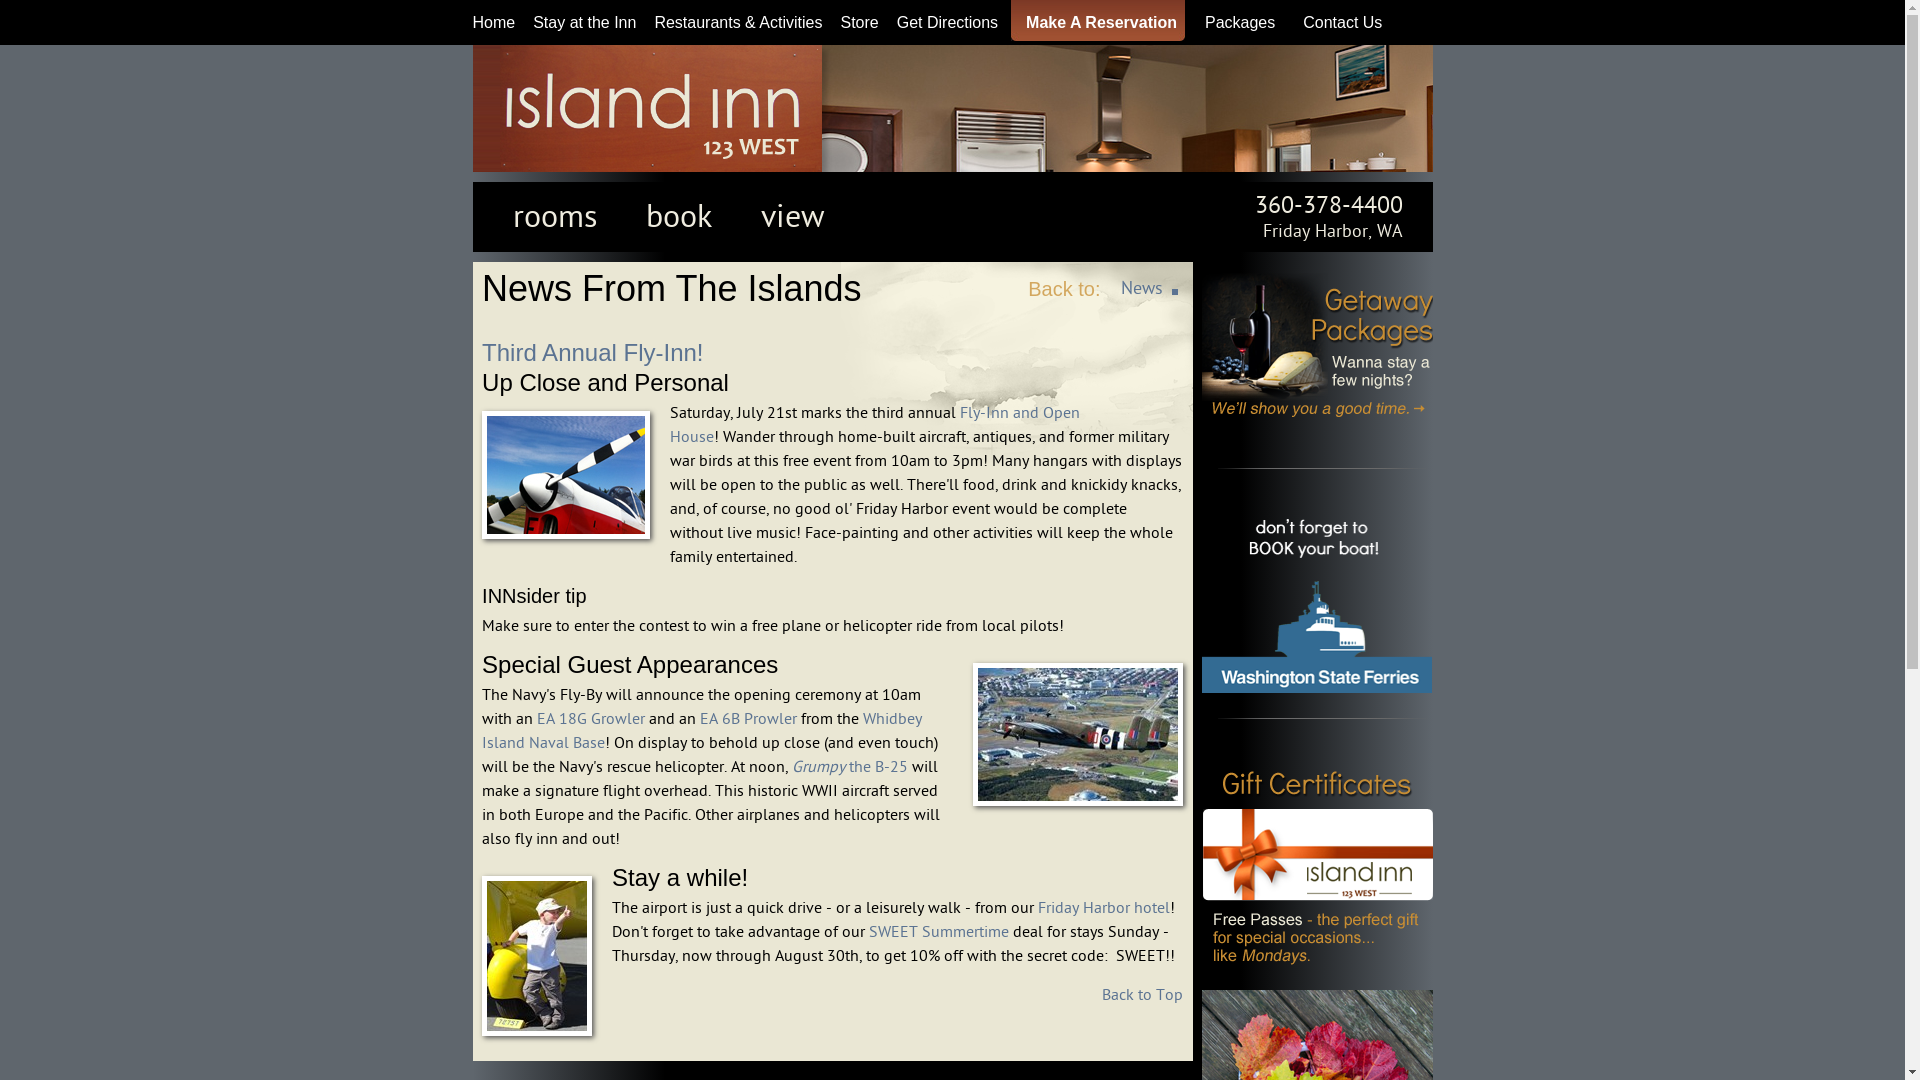 The height and width of the screenshot is (1080, 1920). What do you see at coordinates (1328, 205) in the screenshot?
I see `'360-378-4400'` at bounding box center [1328, 205].